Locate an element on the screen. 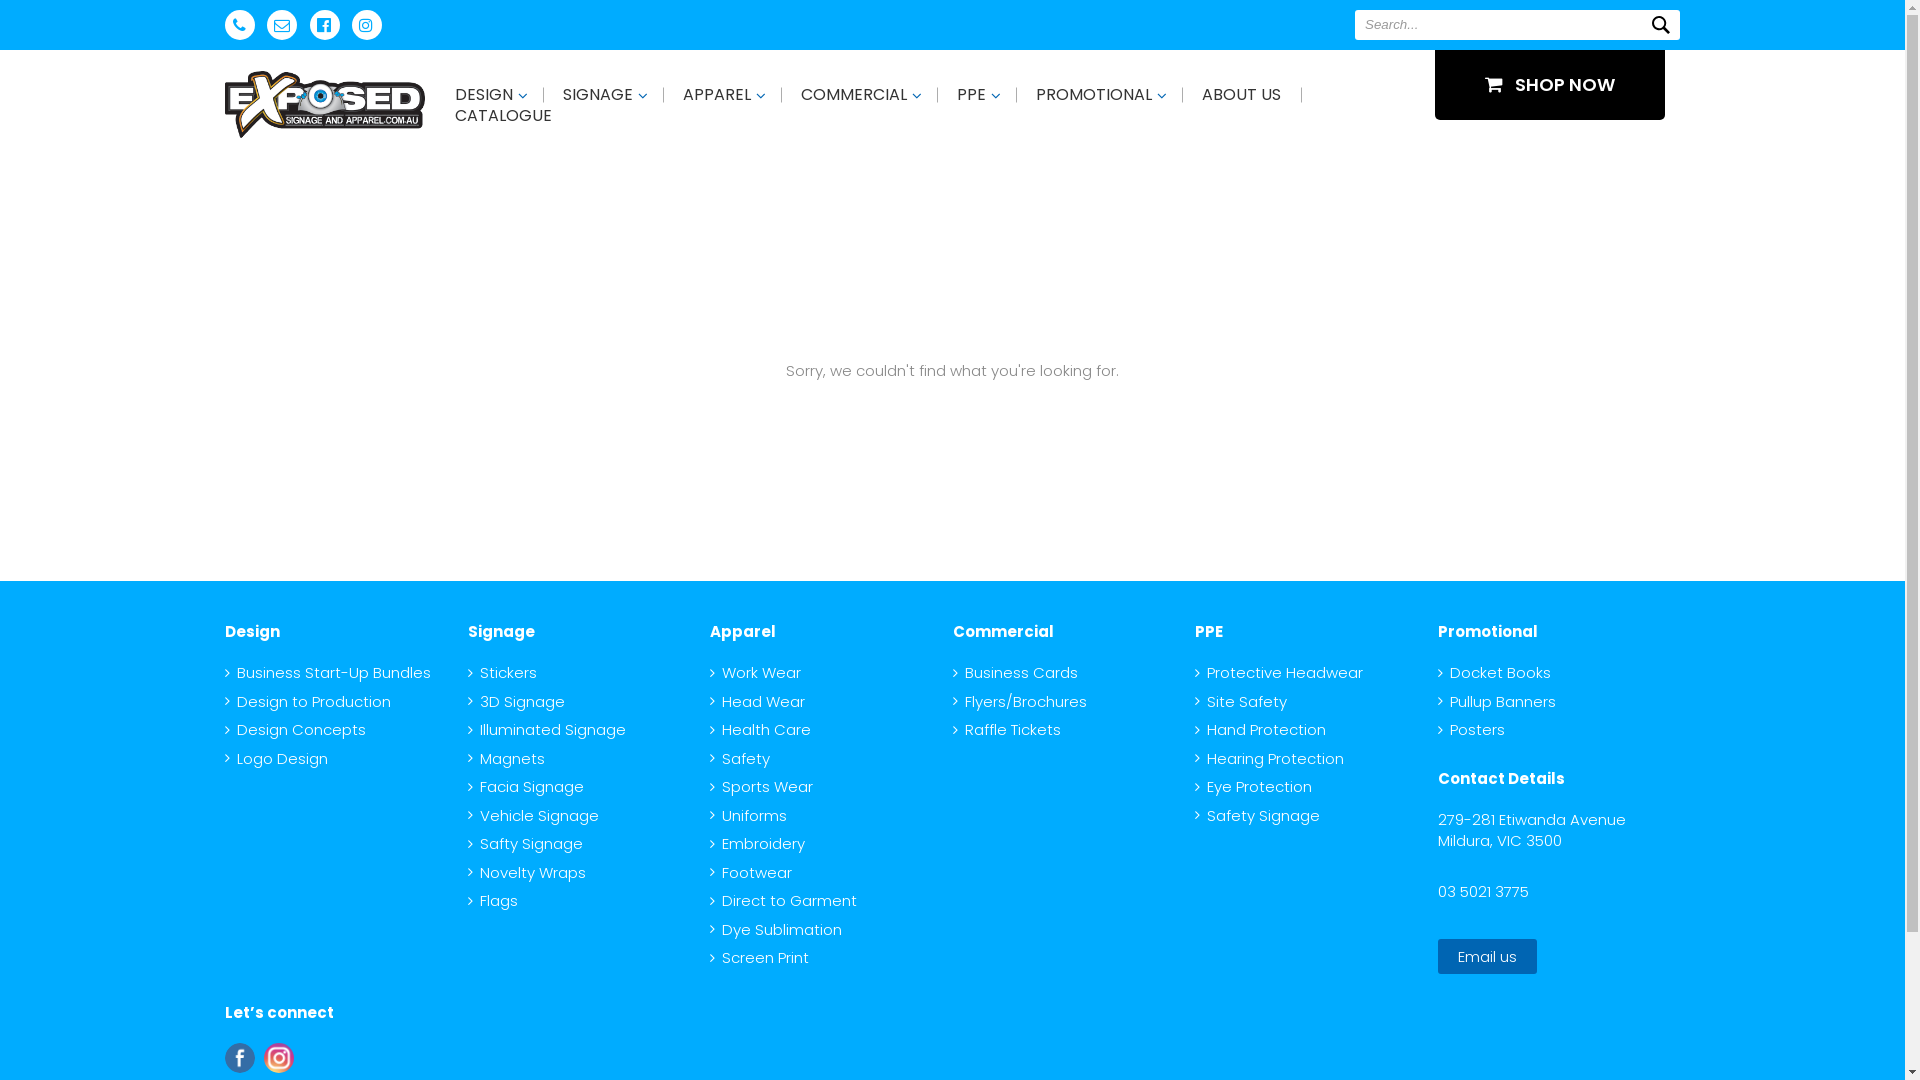 This screenshot has height=1080, width=1920. 'Docket Books' is located at coordinates (1494, 672).